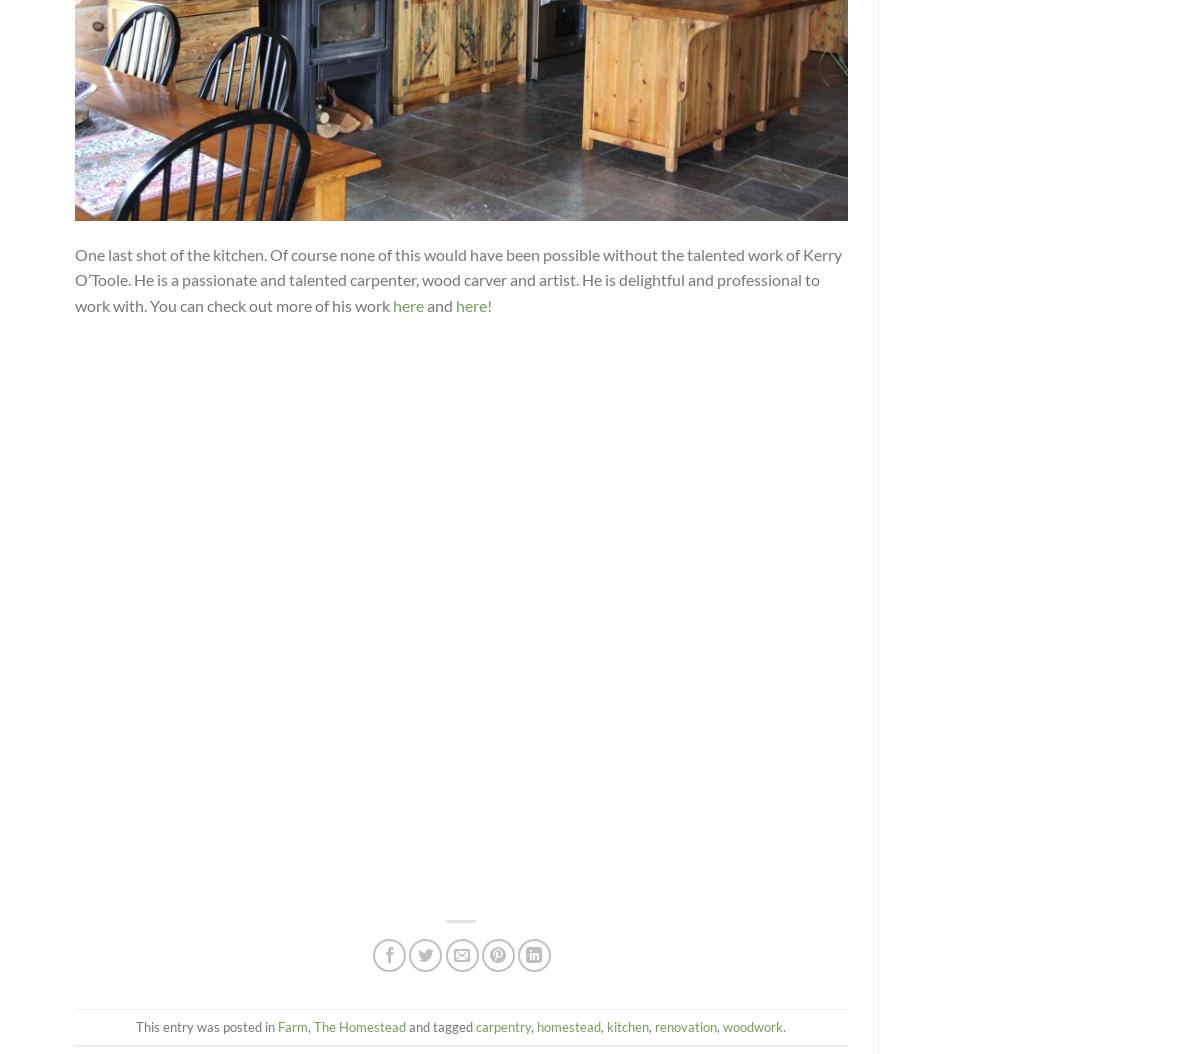  I want to click on 'homestead', so click(568, 1024).